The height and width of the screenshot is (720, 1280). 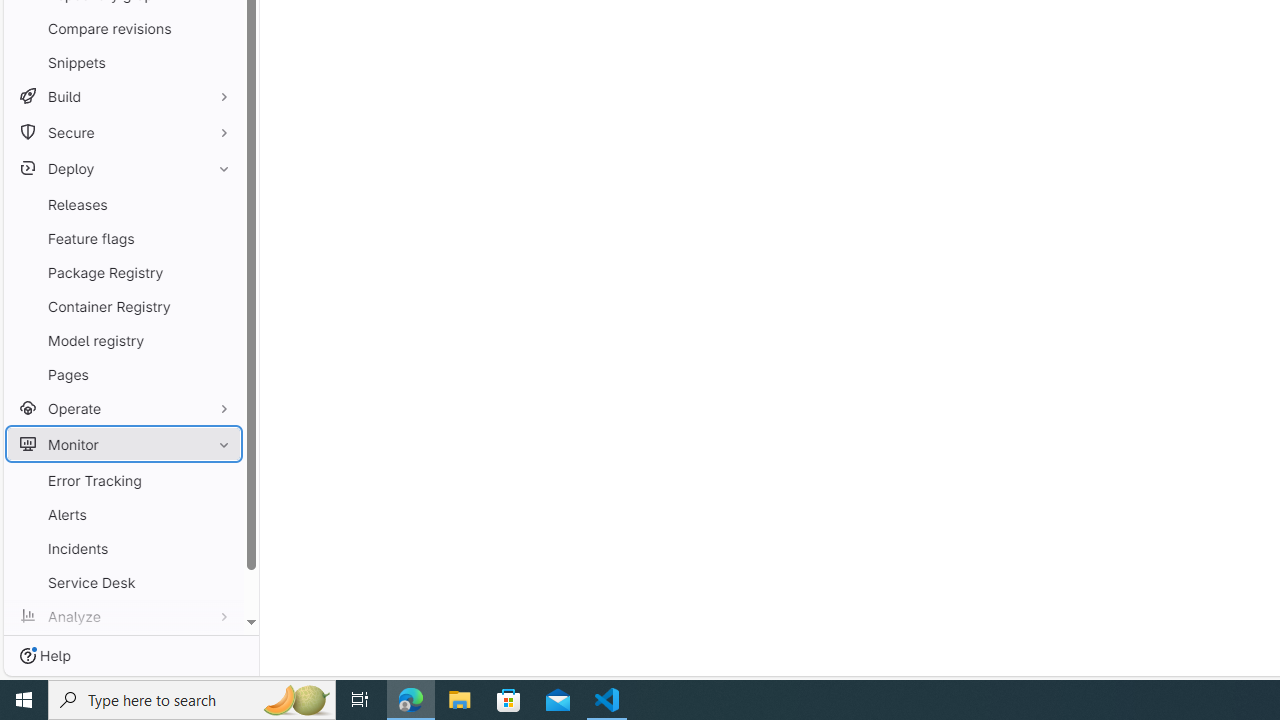 I want to click on 'Container Registry', so click(x=123, y=306).